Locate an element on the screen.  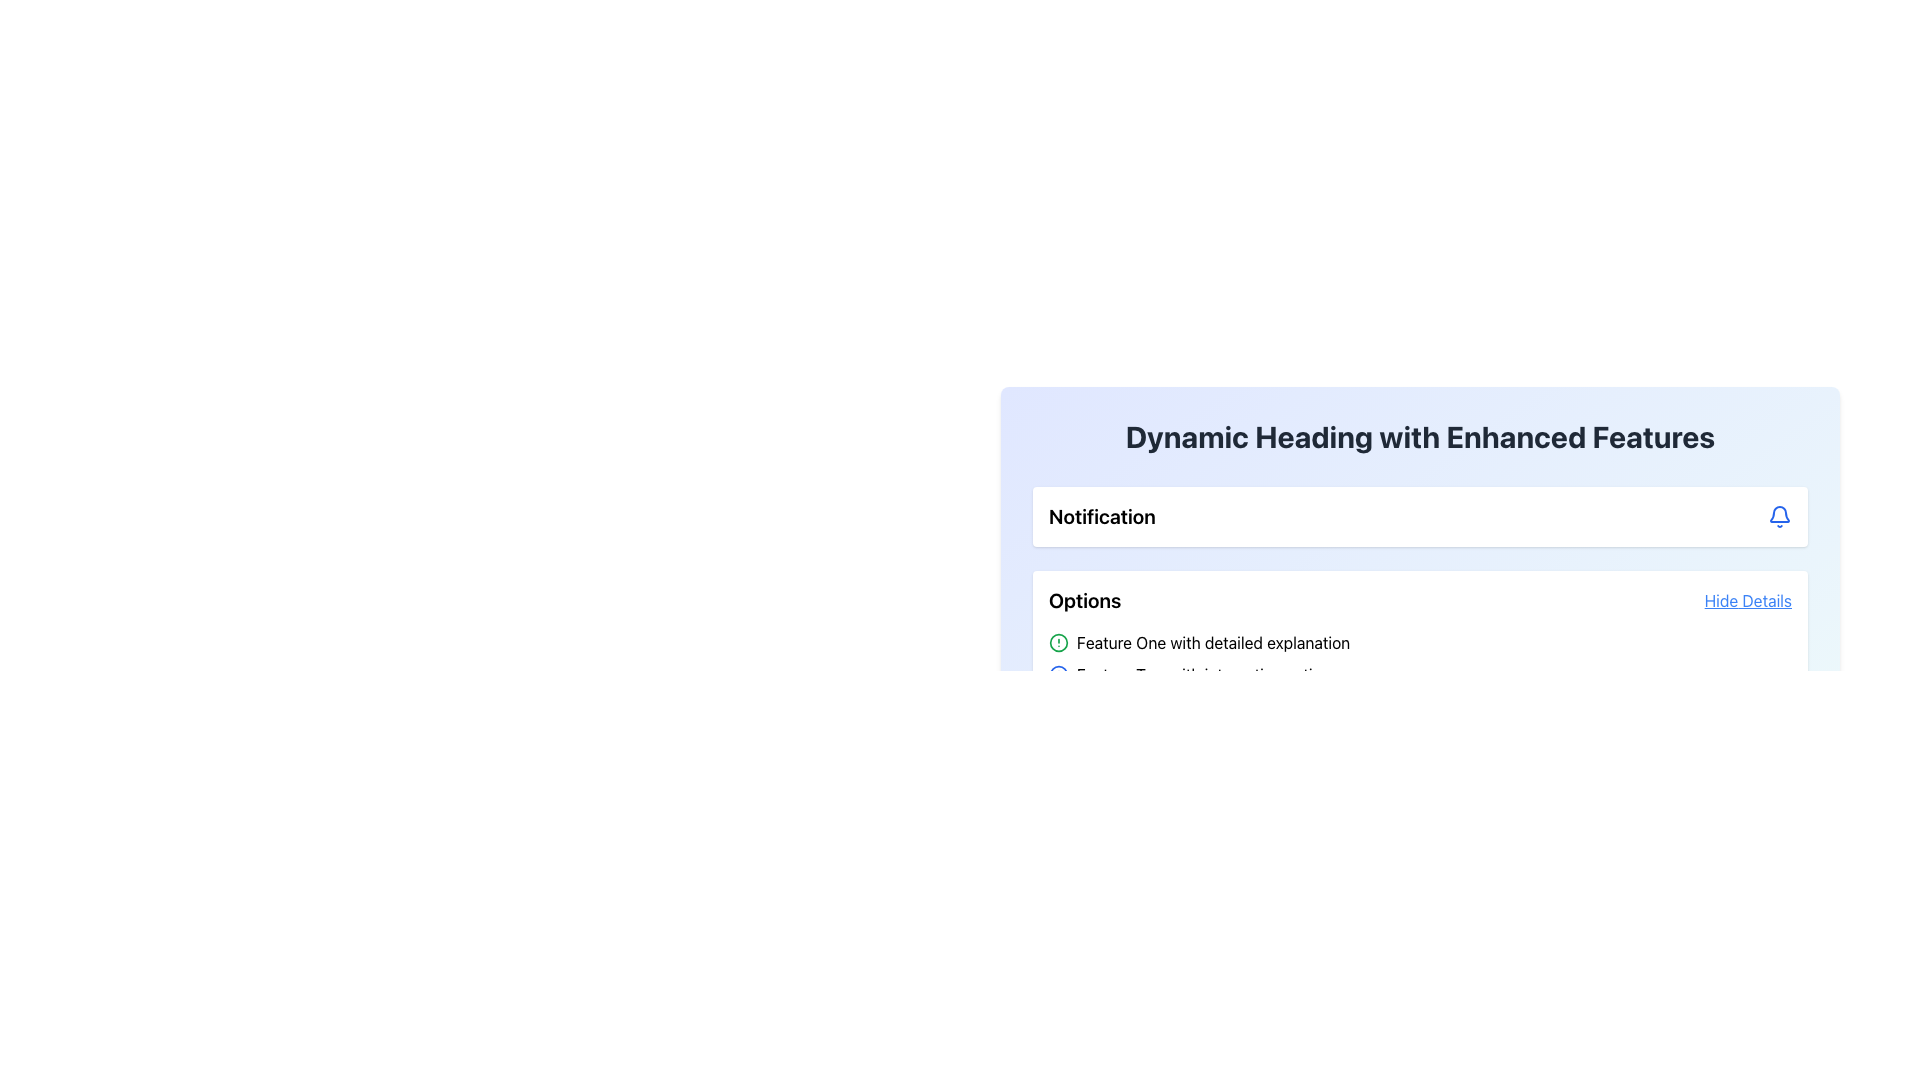
the Label element displaying 'Feature Two with interactive options', which is the second item in the vertically stacked list of features under the 'Options' section is located at coordinates (1206, 675).